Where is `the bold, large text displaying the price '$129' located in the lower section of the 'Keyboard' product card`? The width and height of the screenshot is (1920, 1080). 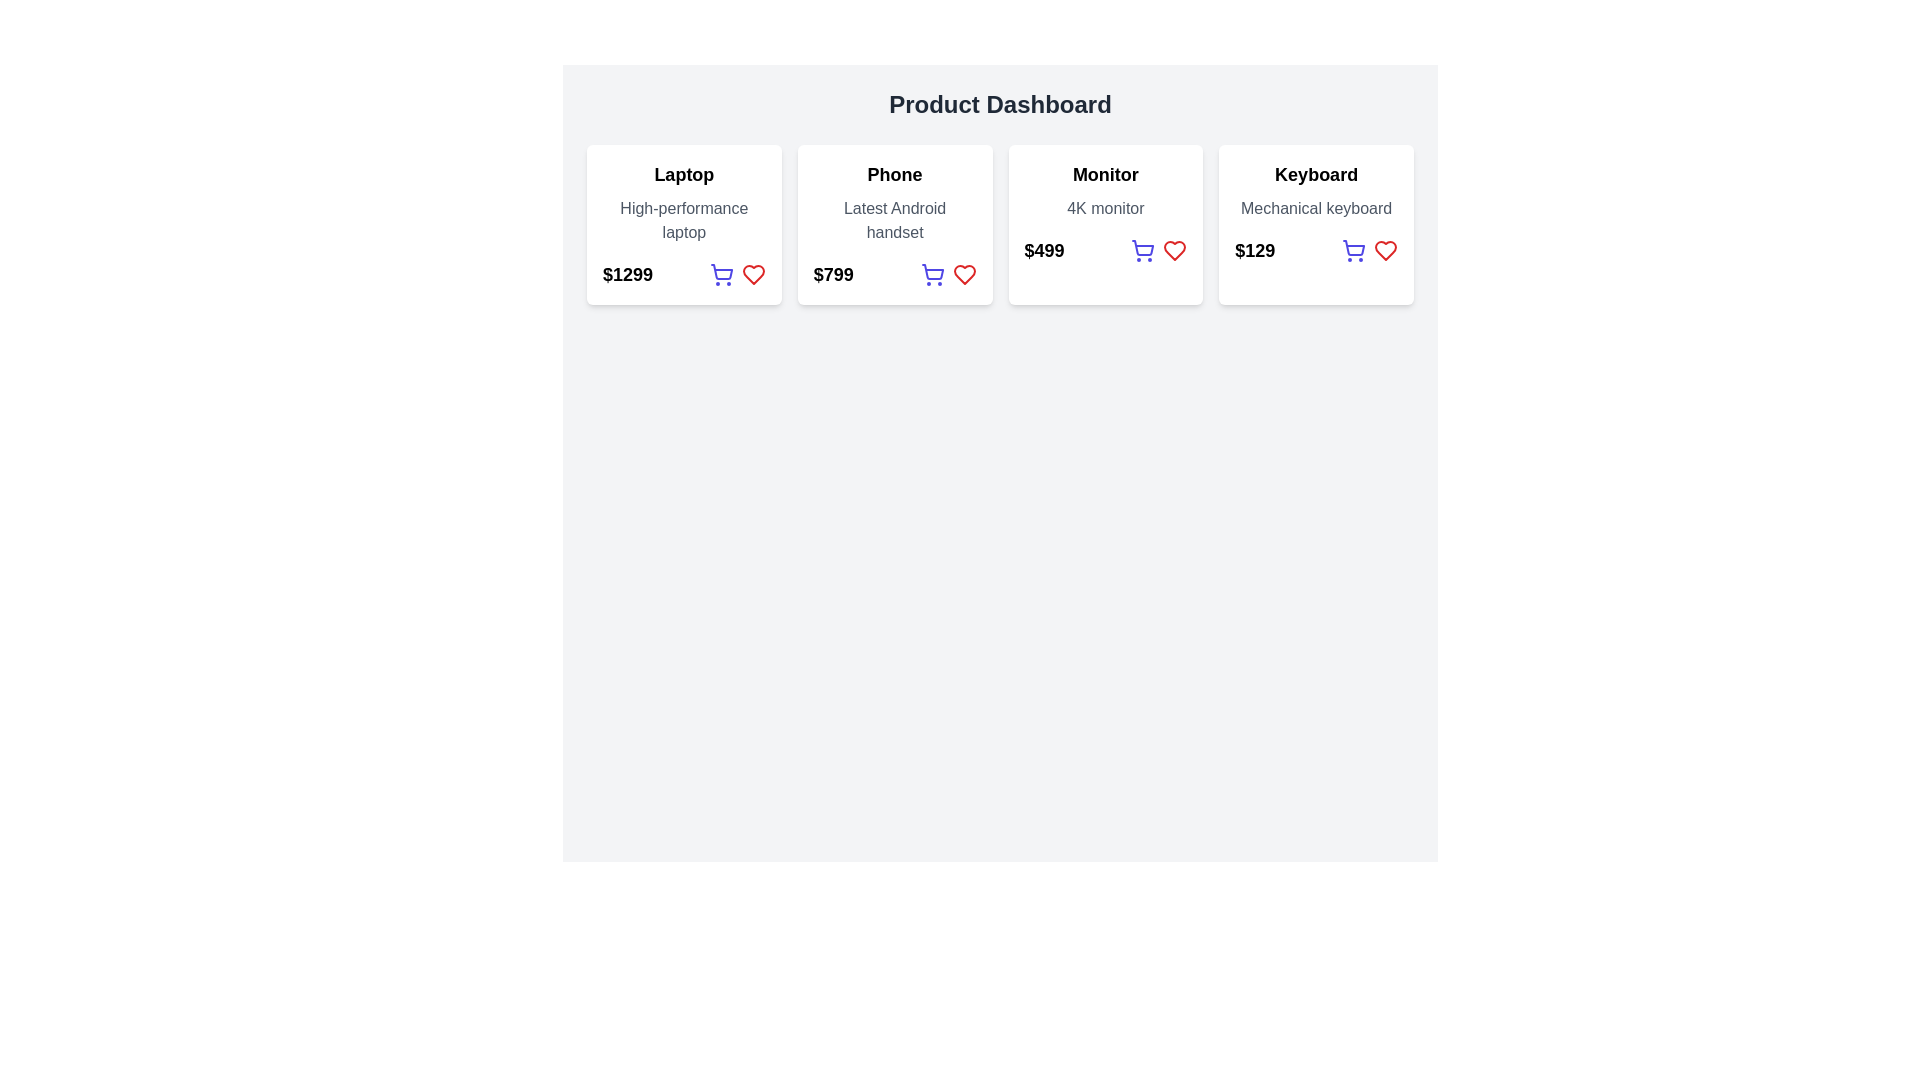 the bold, large text displaying the price '$129' located in the lower section of the 'Keyboard' product card is located at coordinates (1254, 249).